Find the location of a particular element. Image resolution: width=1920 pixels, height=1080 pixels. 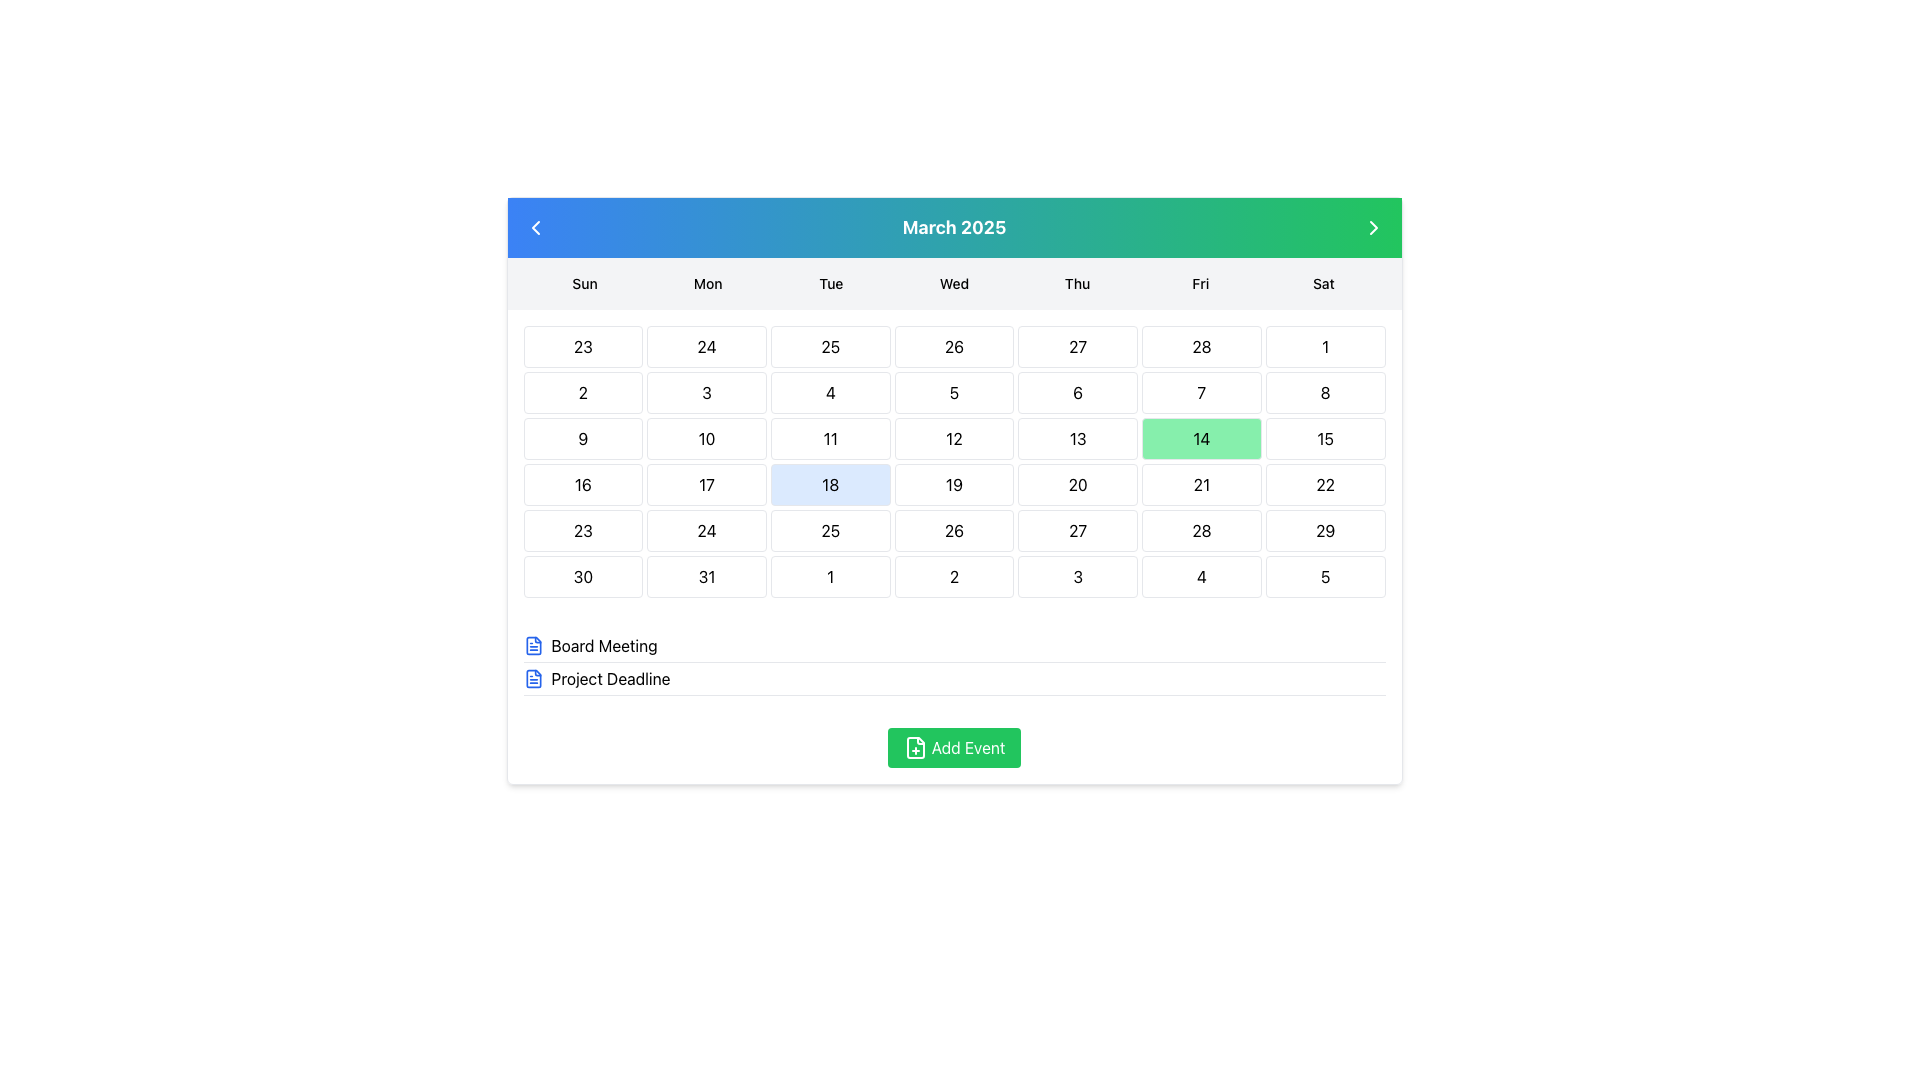

the file icon located within the green 'Add Event' button at the lower portion of the application interface is located at coordinates (914, 748).